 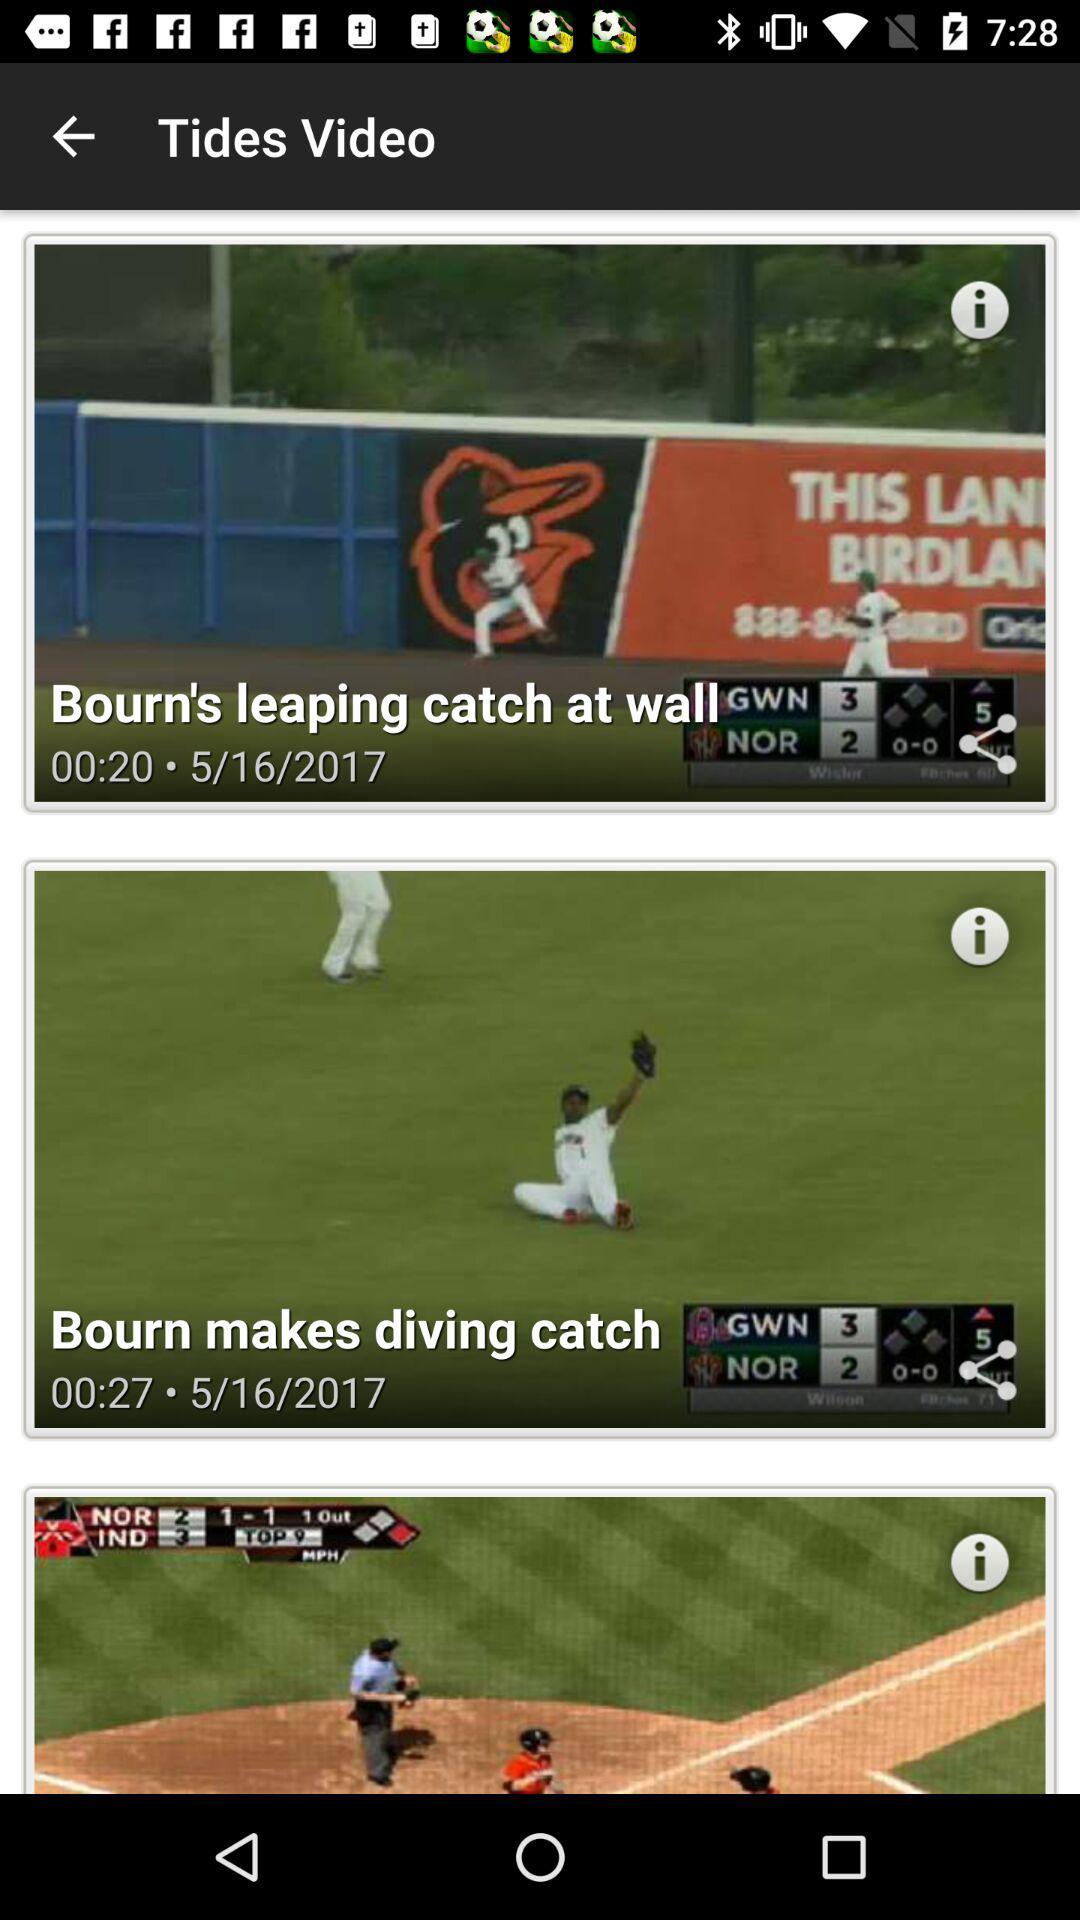 What do you see at coordinates (986, 743) in the screenshot?
I see `share the video` at bounding box center [986, 743].